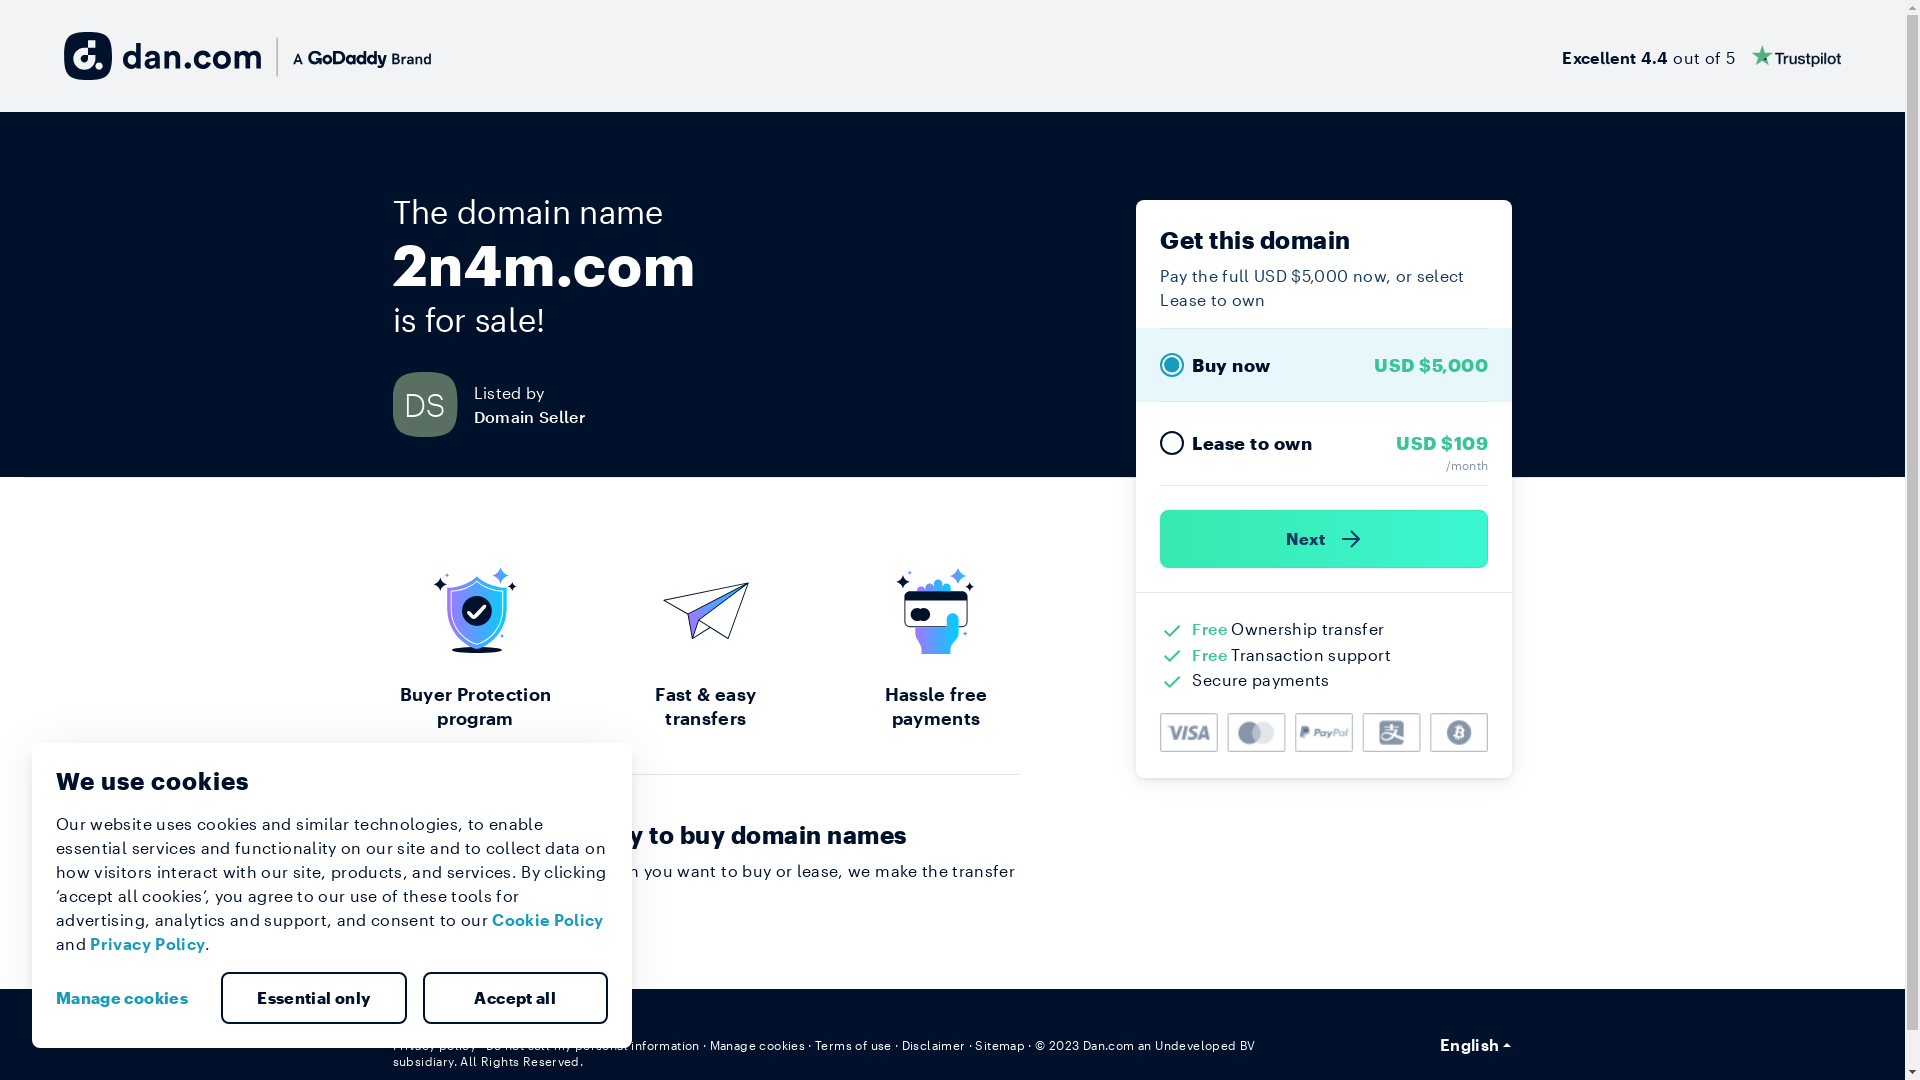 The height and width of the screenshot is (1080, 1920). What do you see at coordinates (1476, 1044) in the screenshot?
I see `'English'` at bounding box center [1476, 1044].